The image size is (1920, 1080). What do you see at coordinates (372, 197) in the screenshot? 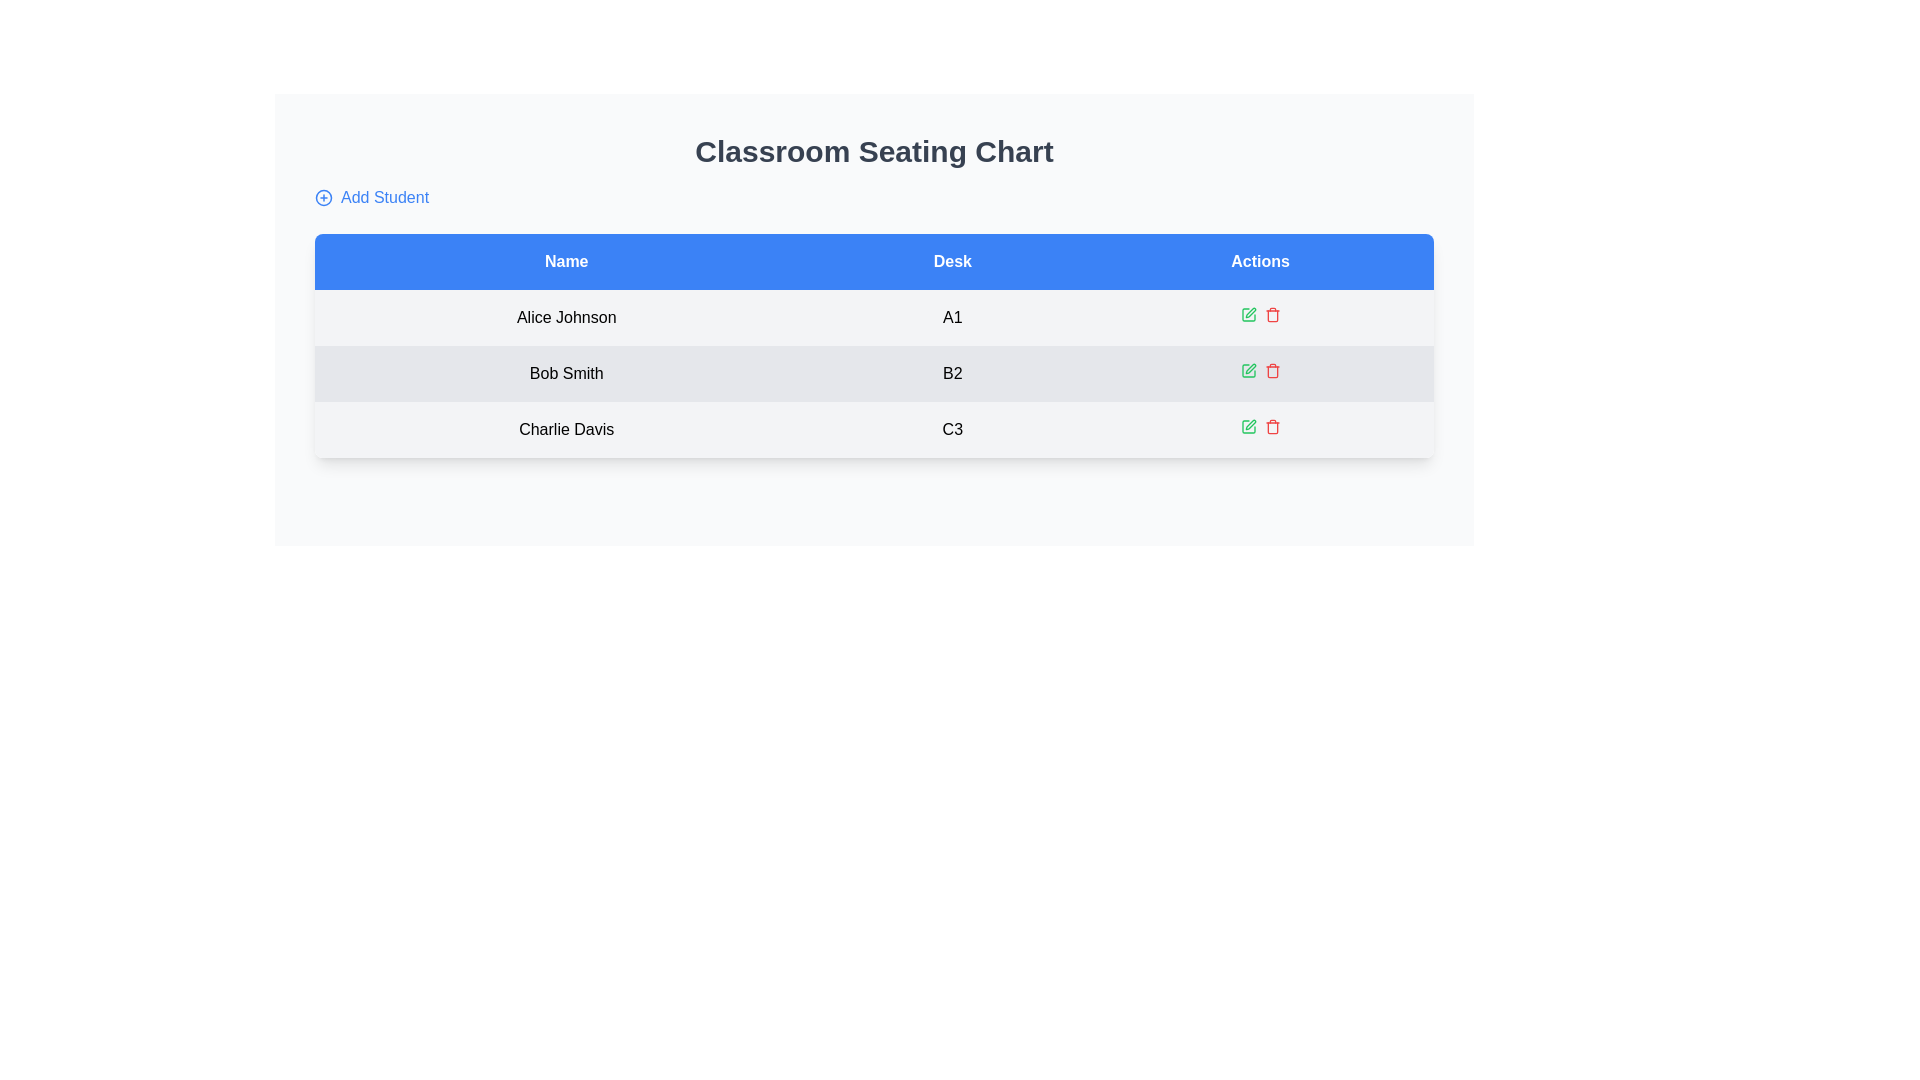
I see `the 'Add Student' button, which is a blue clickable text with a circular '+' icon on its left, located near the top left of the page beneath the heading 'Classroom Seating Chart'` at bounding box center [372, 197].